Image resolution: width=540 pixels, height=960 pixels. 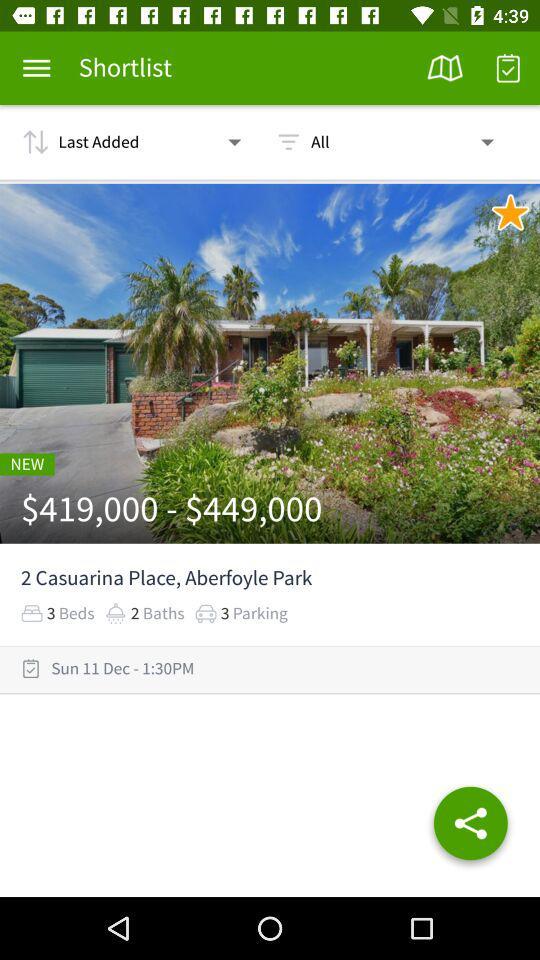 I want to click on the icon beside all on the  top of the web page, so click(x=288, y=141).